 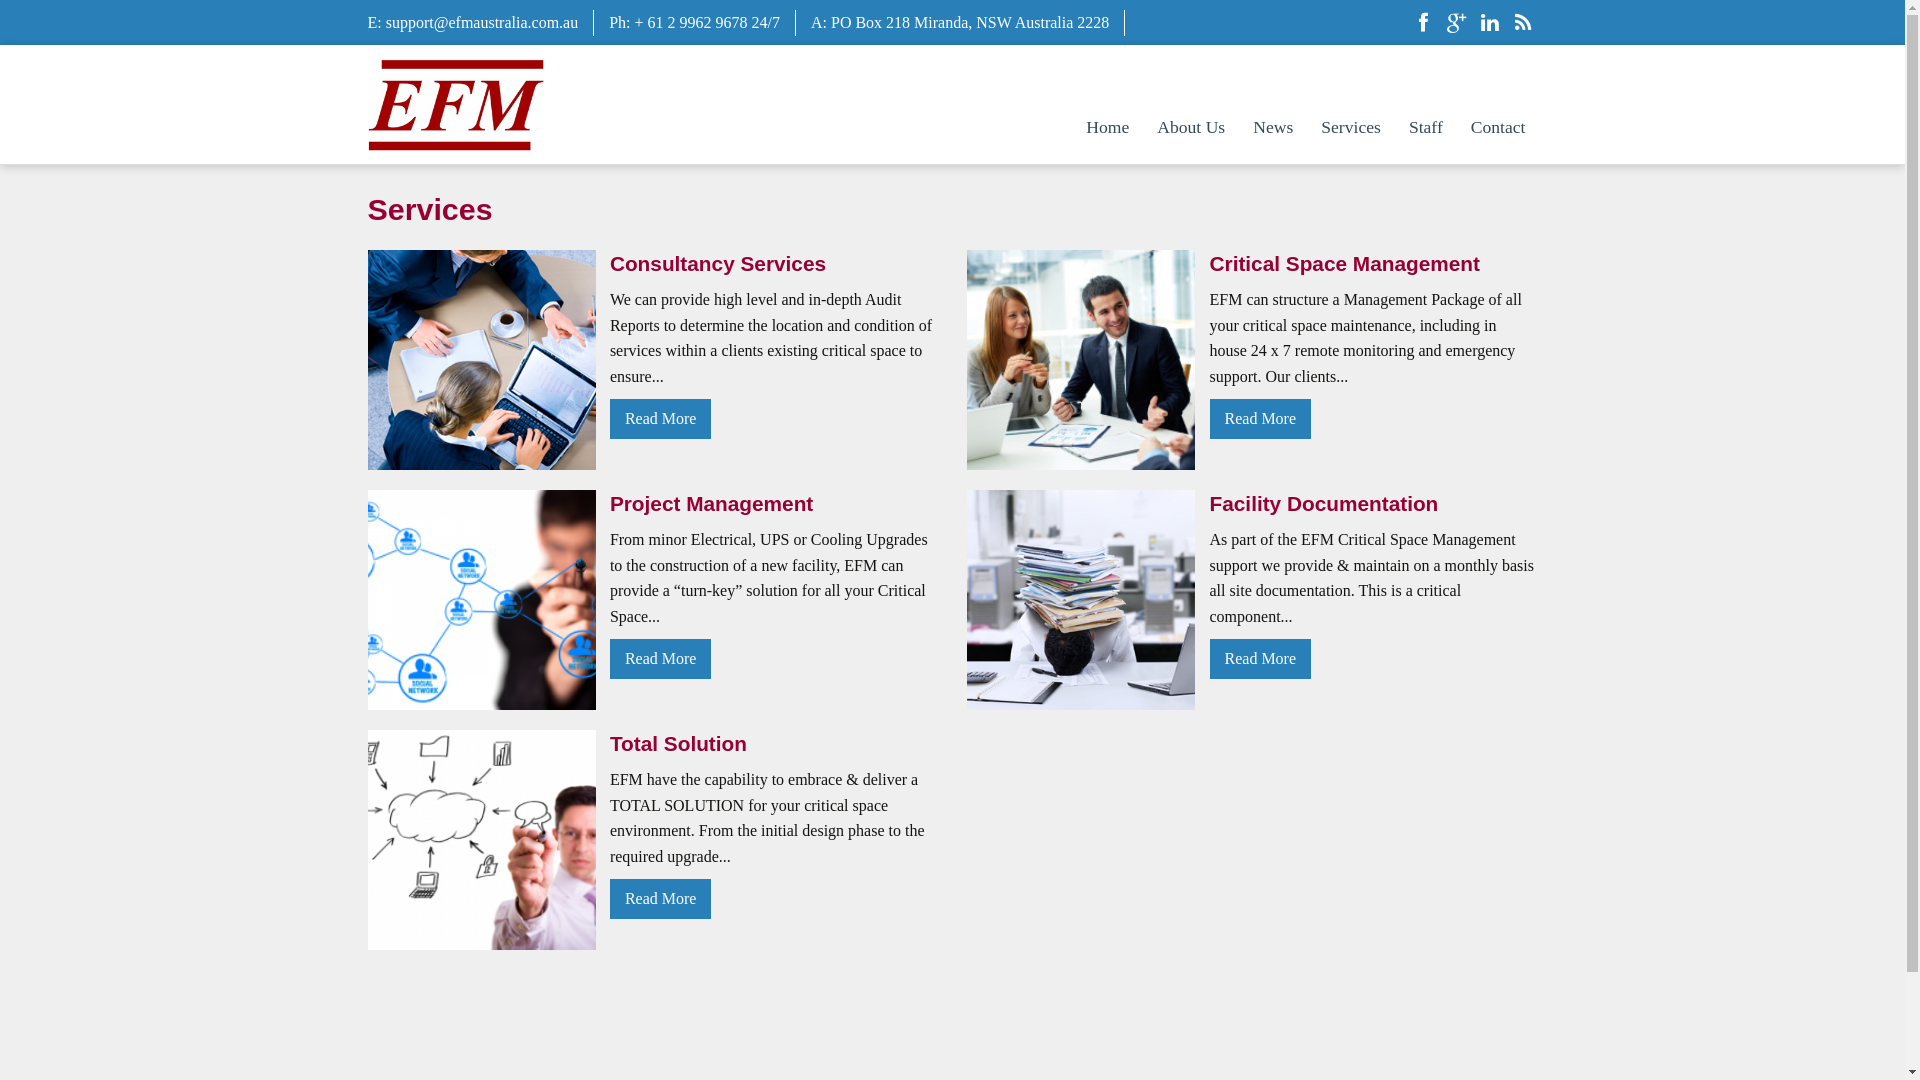 What do you see at coordinates (1372, 262) in the screenshot?
I see `'Critical Space Management'` at bounding box center [1372, 262].